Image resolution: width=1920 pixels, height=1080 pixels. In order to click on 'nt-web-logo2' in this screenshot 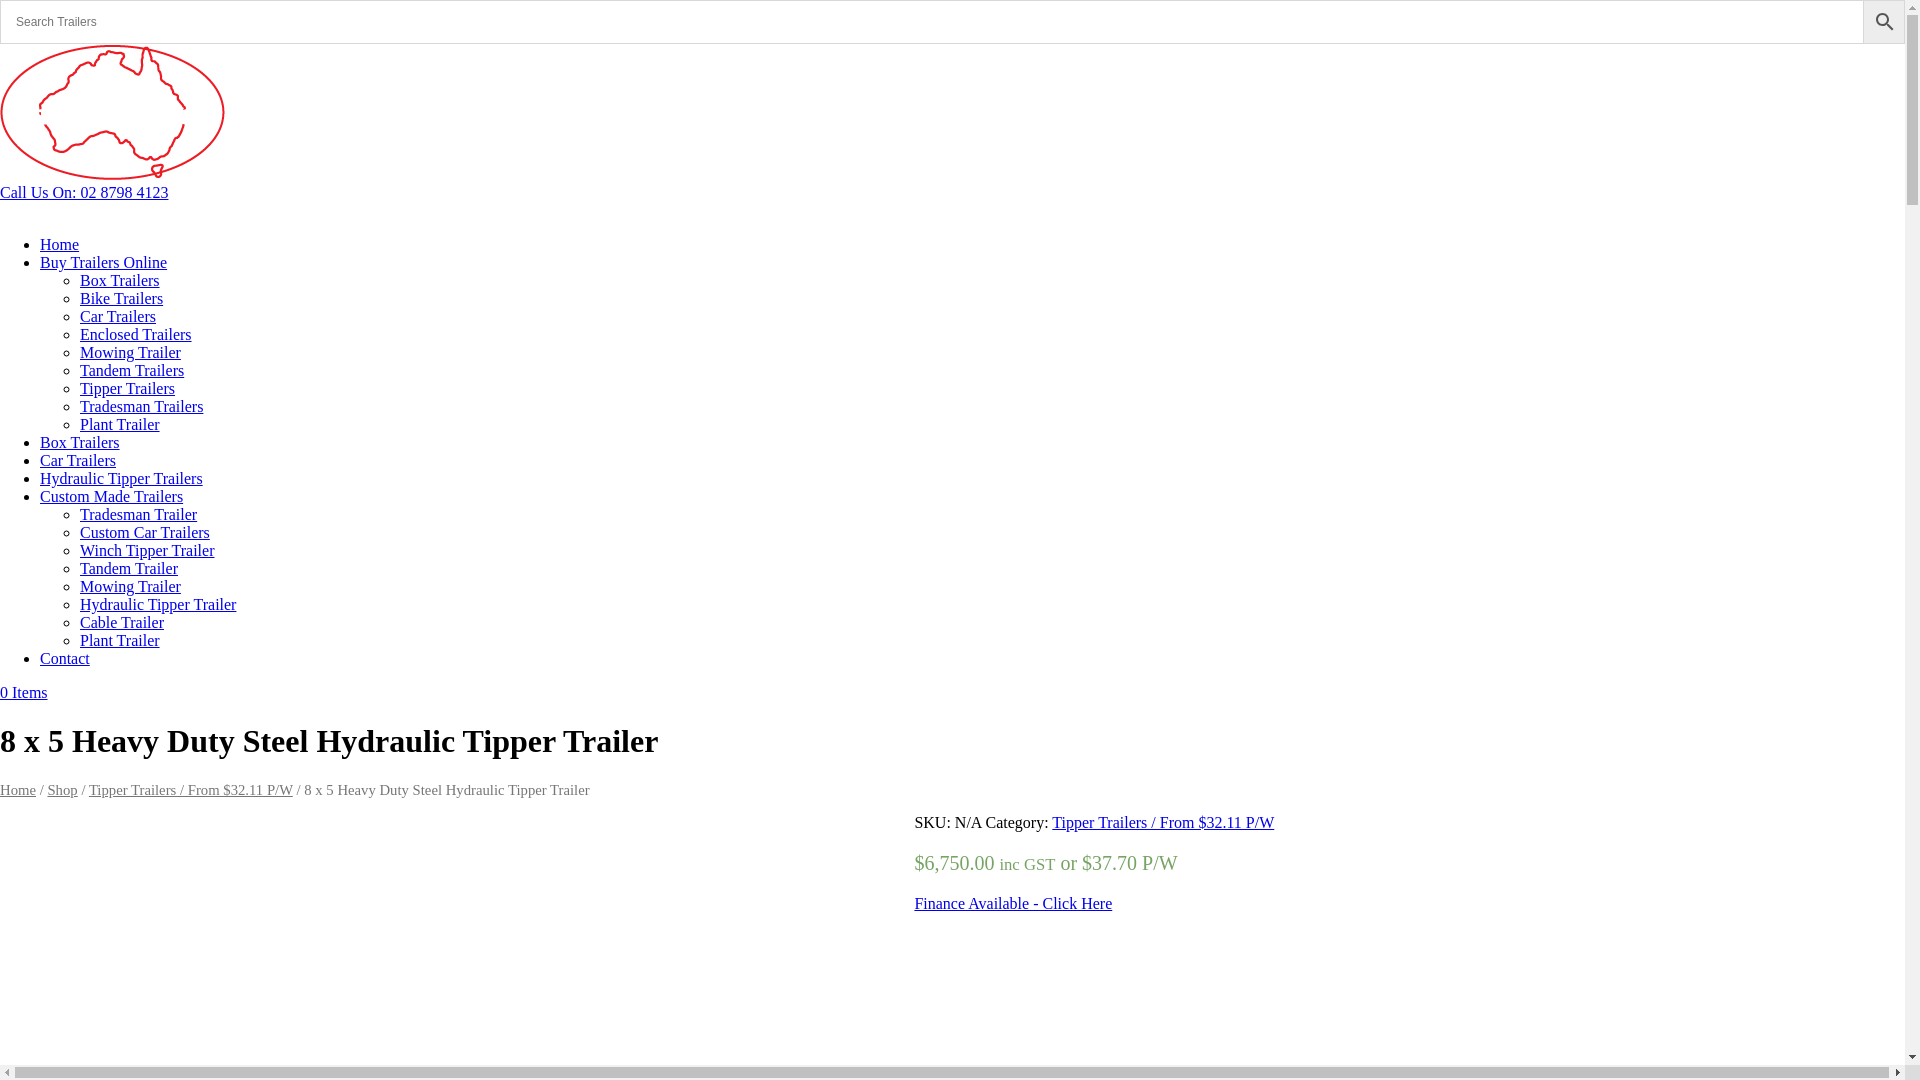, I will do `click(0, 111)`.